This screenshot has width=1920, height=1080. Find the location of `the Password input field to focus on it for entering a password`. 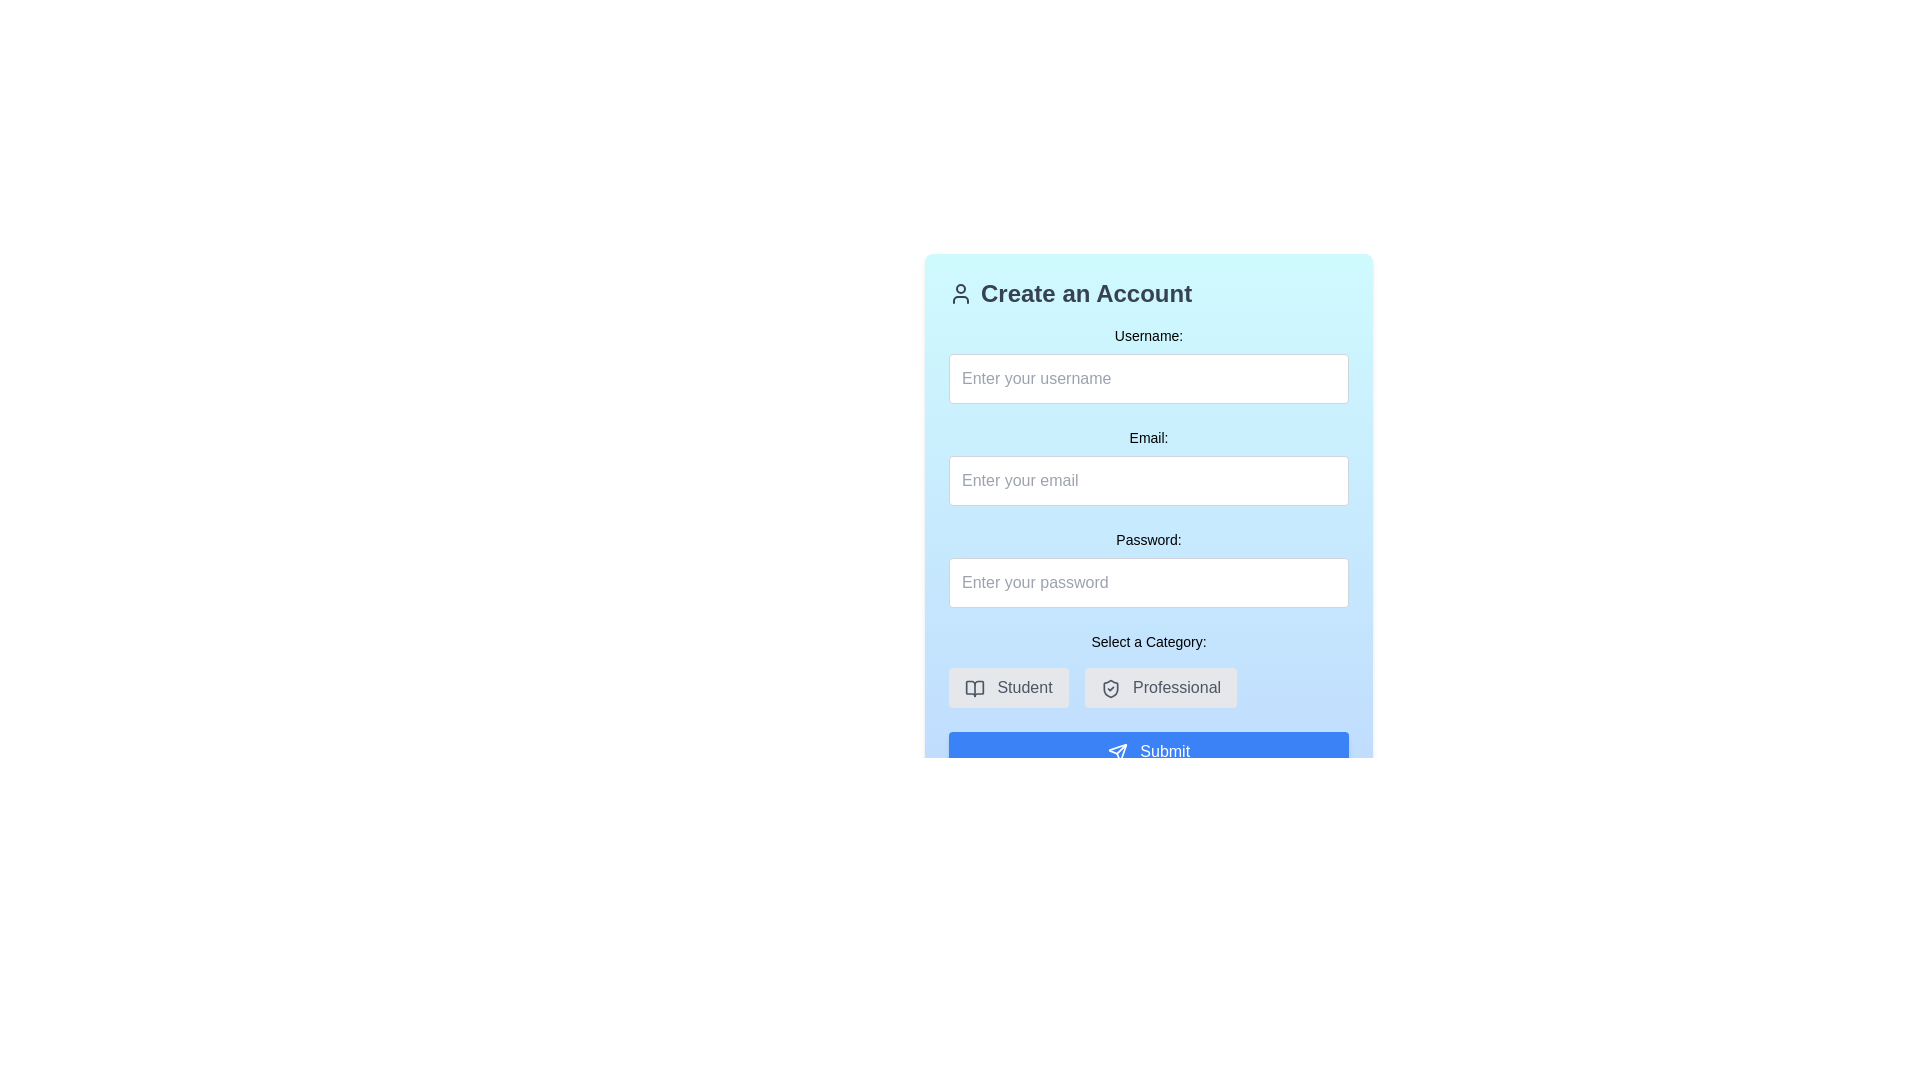

the Password input field to focus on it for entering a password is located at coordinates (1148, 582).